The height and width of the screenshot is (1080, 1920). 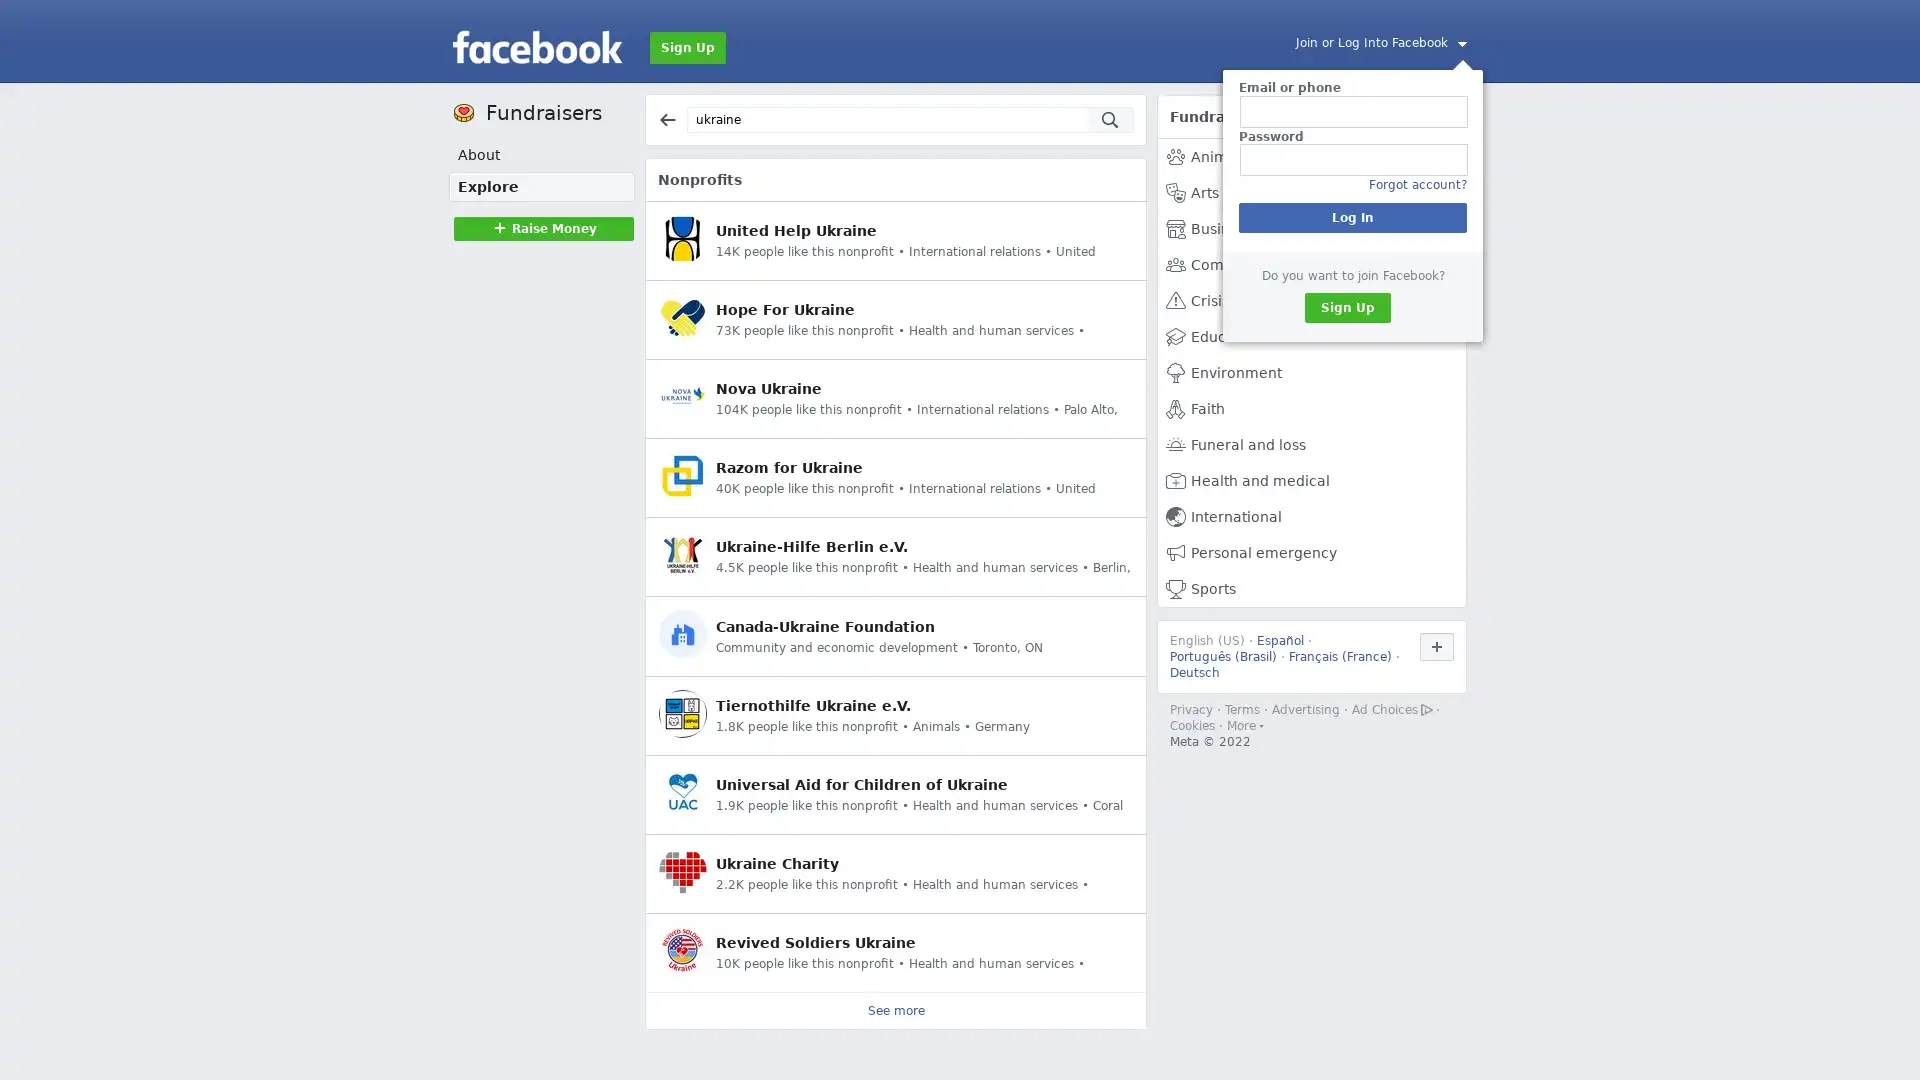 I want to click on Use Facebook in another language., so click(x=1435, y=647).